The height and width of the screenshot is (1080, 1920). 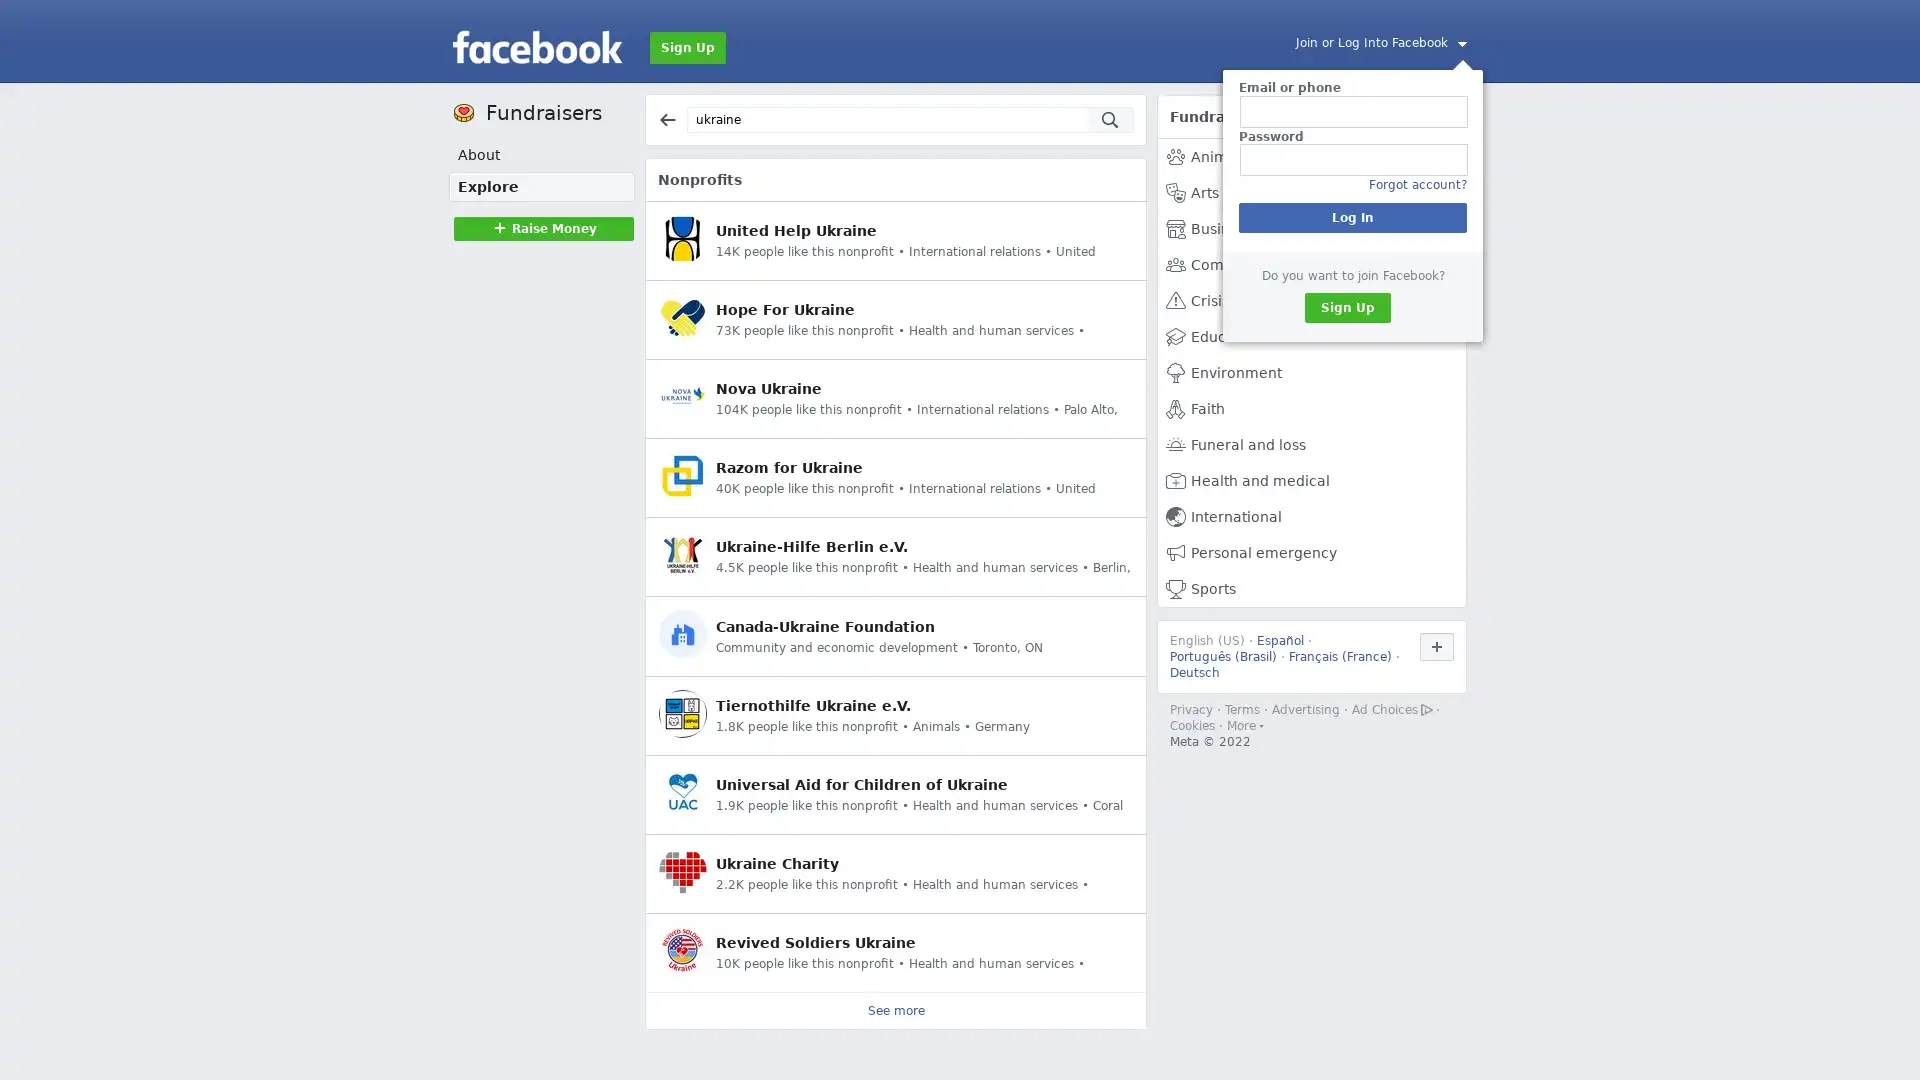 I want to click on Use Facebook in another language., so click(x=1435, y=647).